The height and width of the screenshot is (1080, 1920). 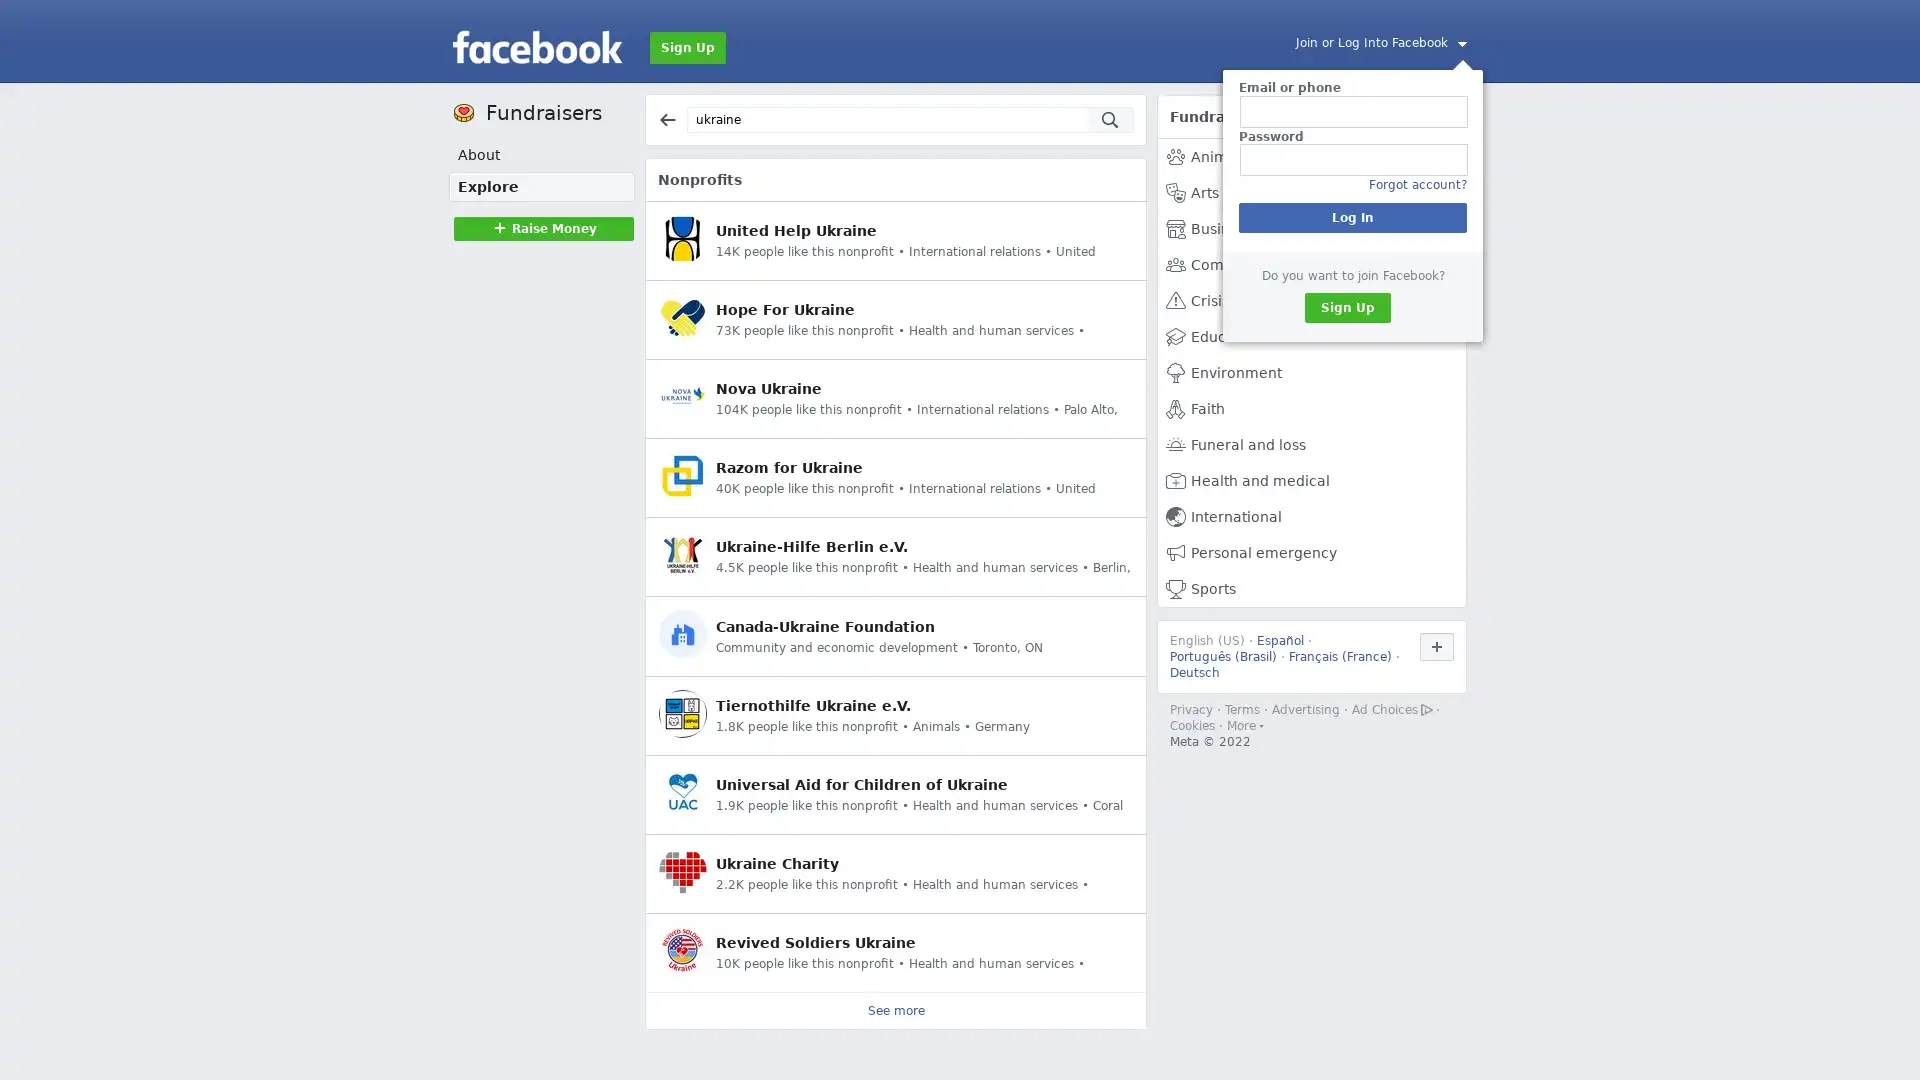 I want to click on Use Facebook in another language., so click(x=1435, y=647).